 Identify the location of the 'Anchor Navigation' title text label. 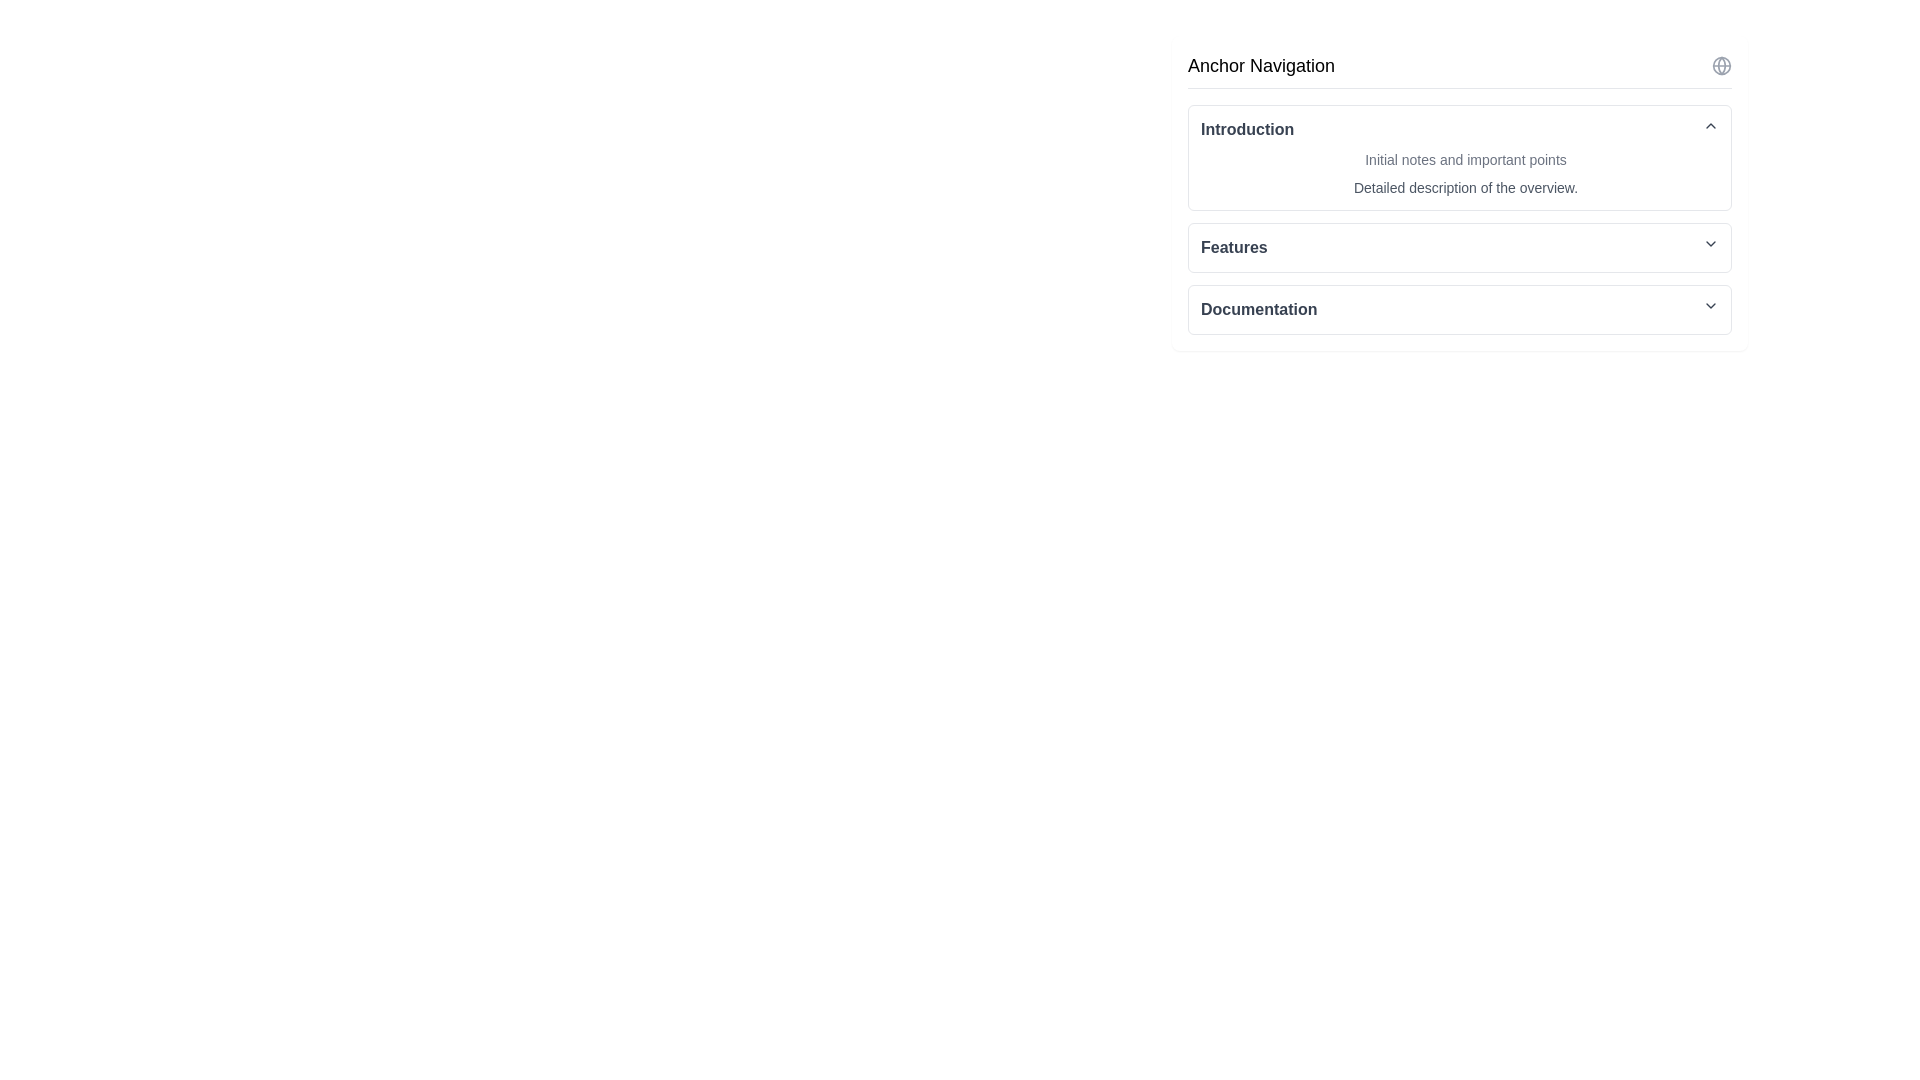
(1260, 64).